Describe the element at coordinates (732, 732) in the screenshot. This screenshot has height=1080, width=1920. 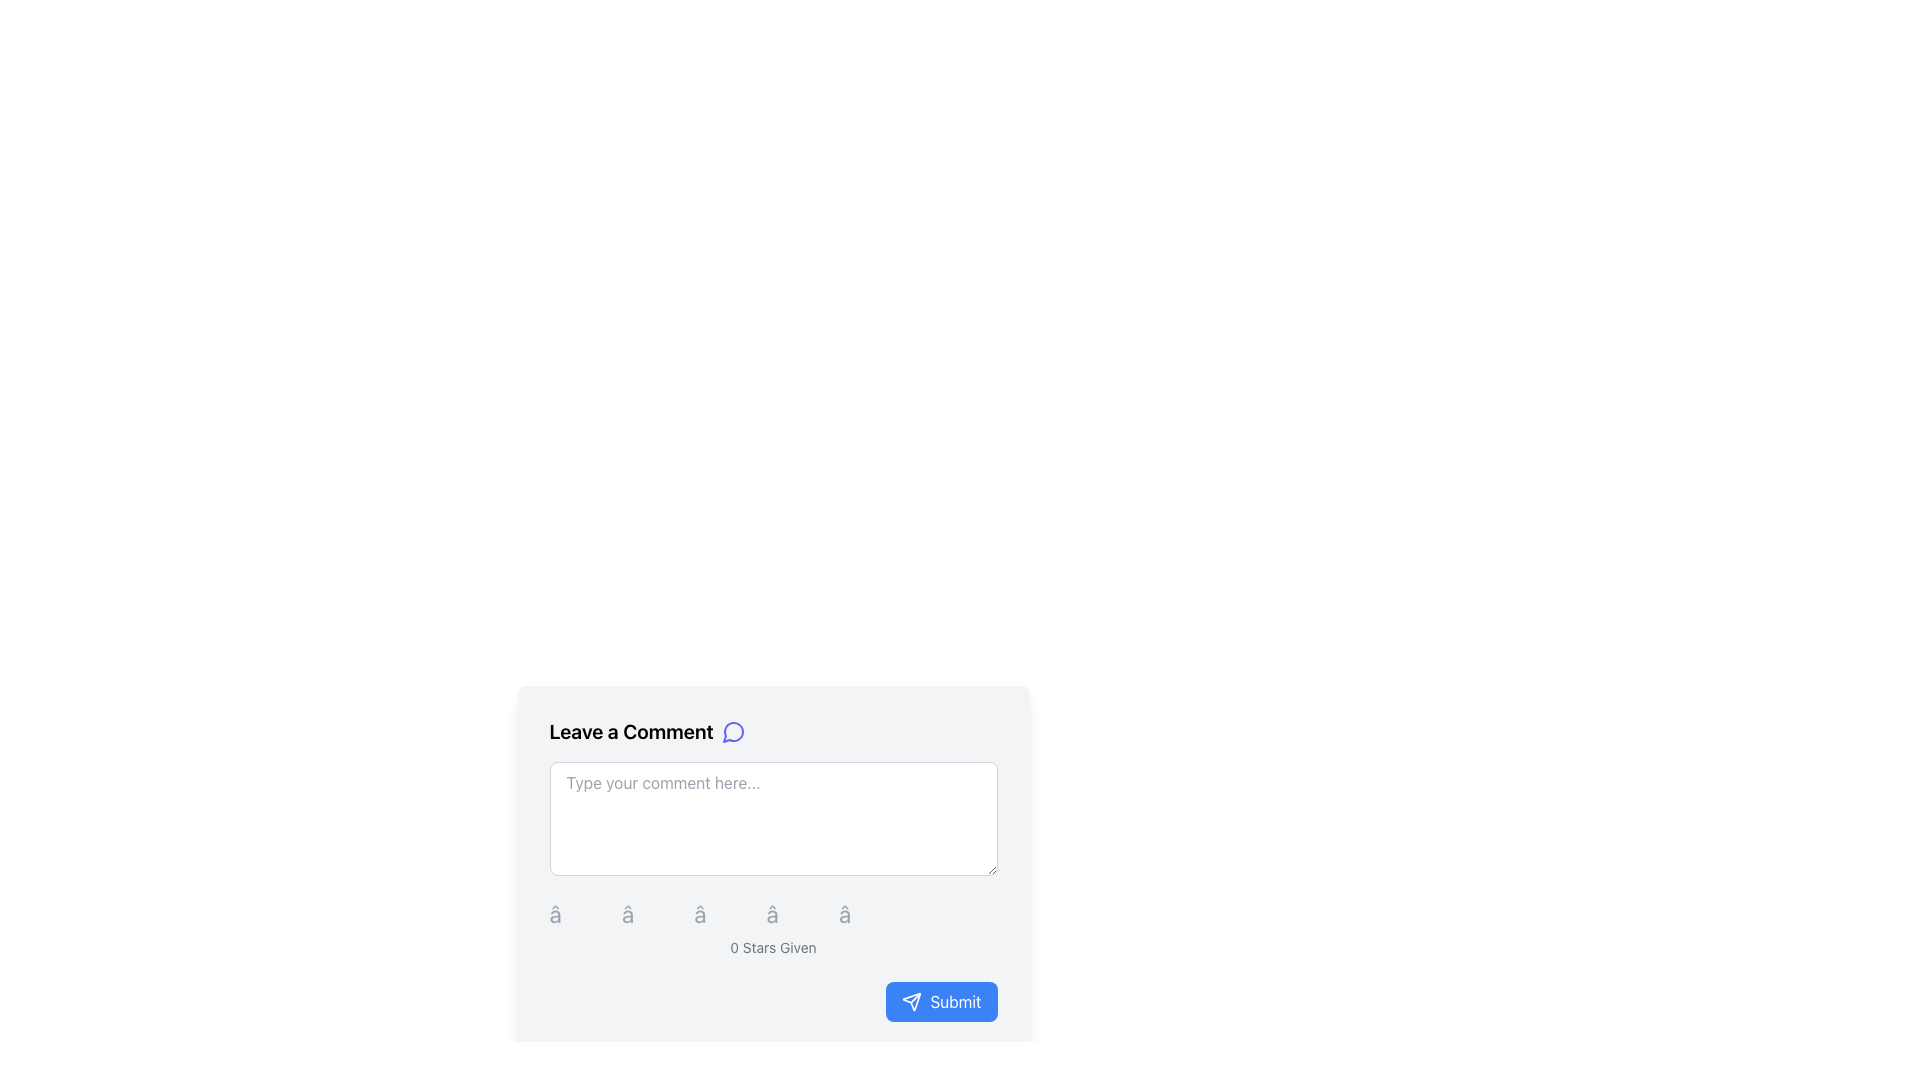
I see `the circular indigo speech bubble icon located immediately after the 'Leave a Comment' text in the header section` at that location.